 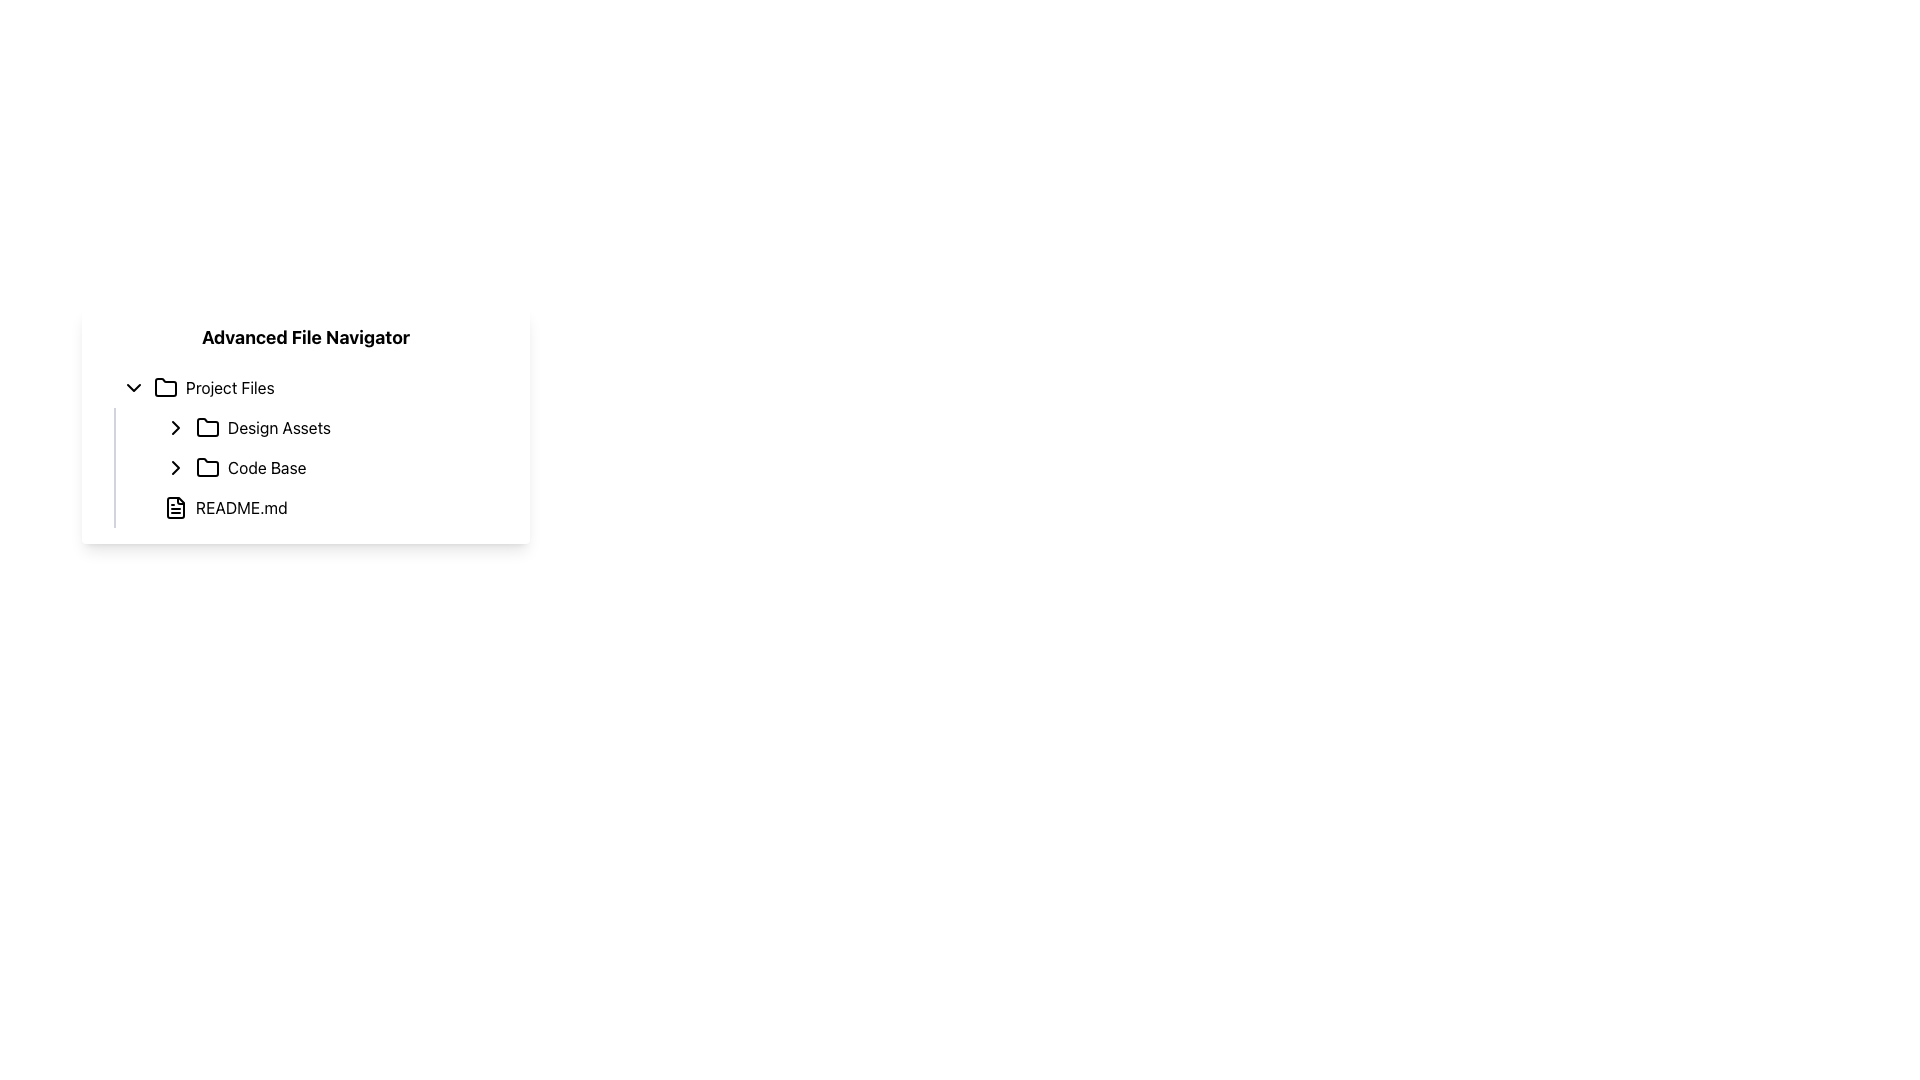 I want to click on the navigational list item representing the folder or directory named 'Design Assets' in the file explorer, so click(x=326, y=427).